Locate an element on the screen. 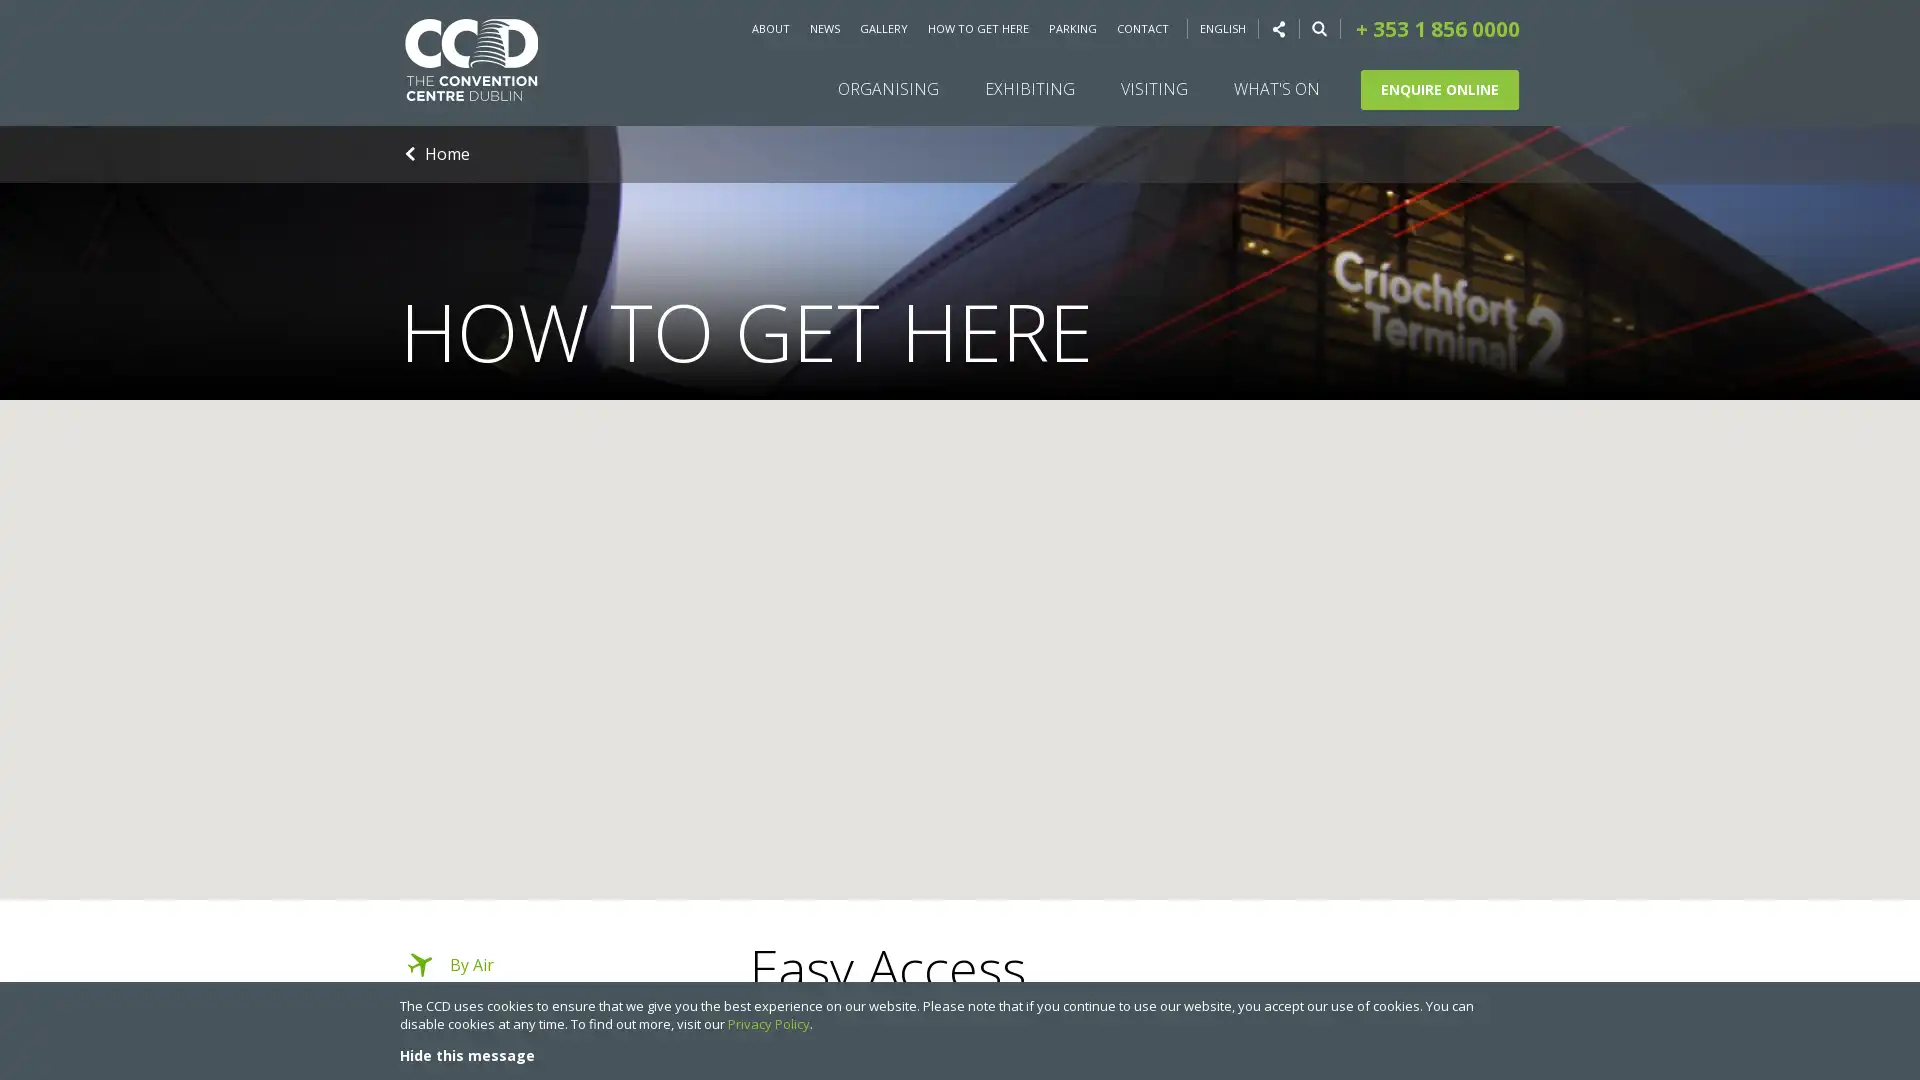  Keyboard shortcuts is located at coordinates (1622, 892).